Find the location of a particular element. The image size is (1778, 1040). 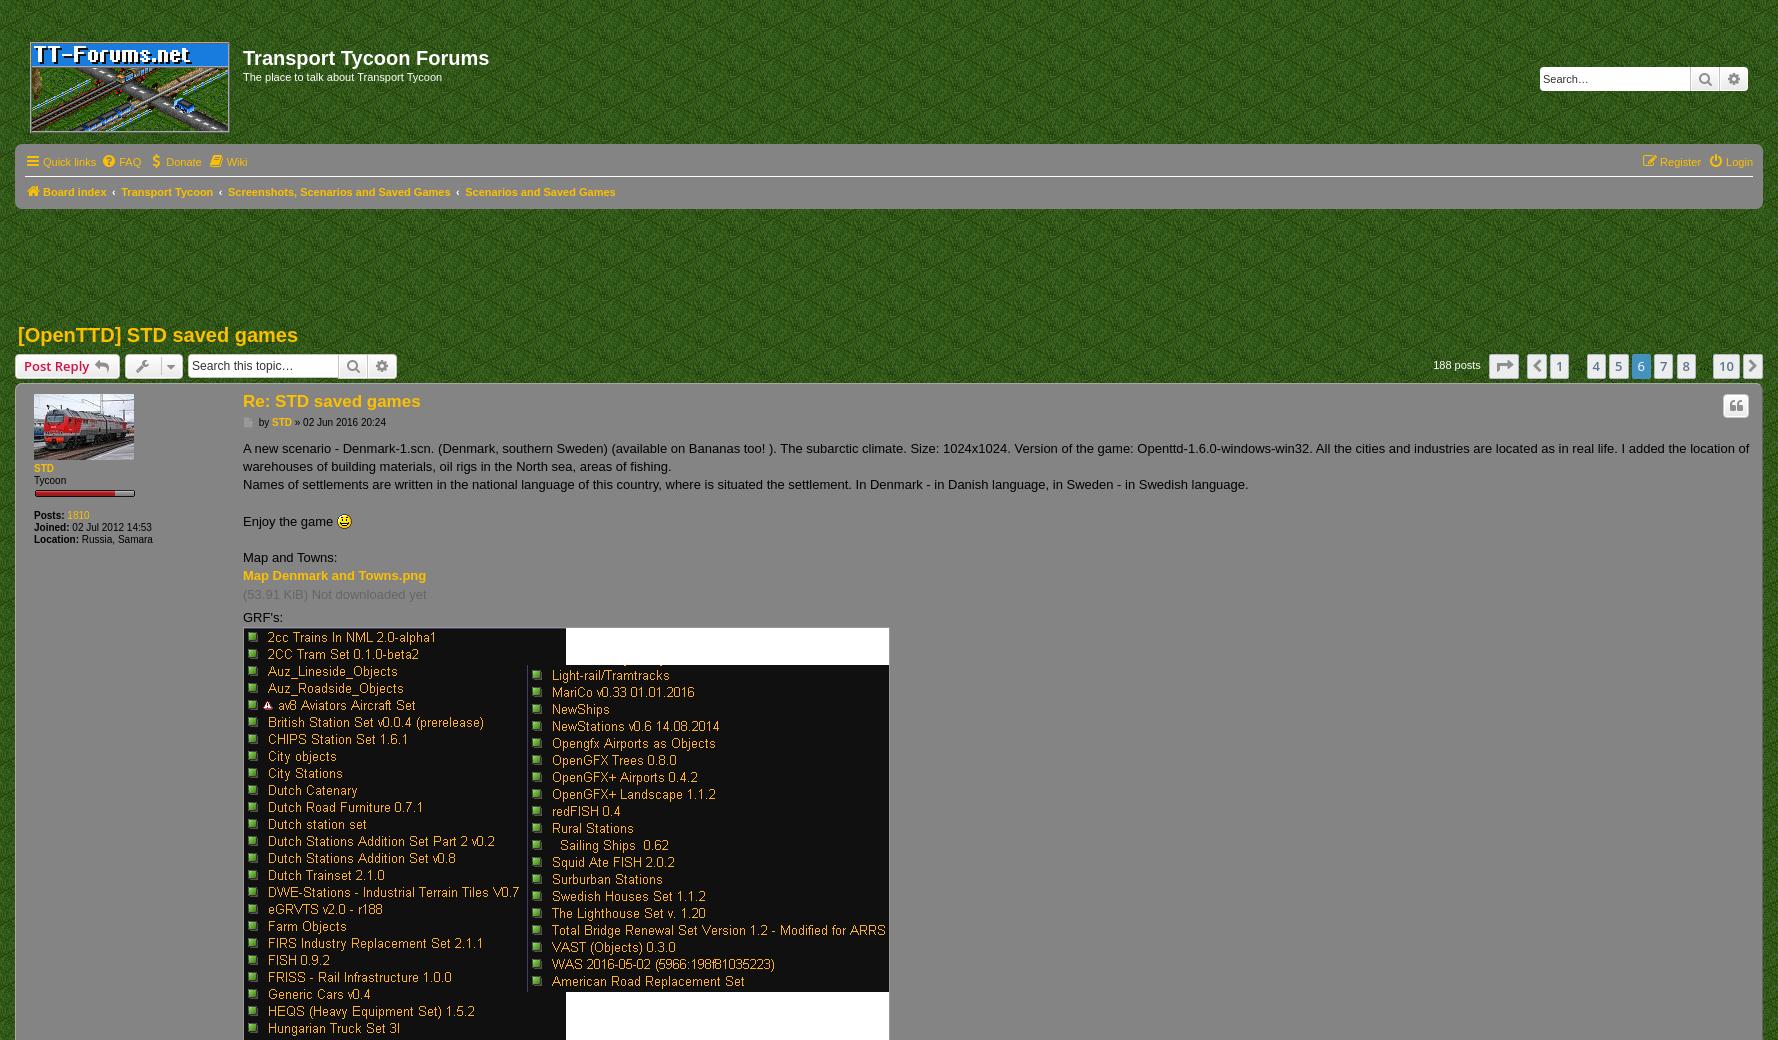

'by' is located at coordinates (257, 421).